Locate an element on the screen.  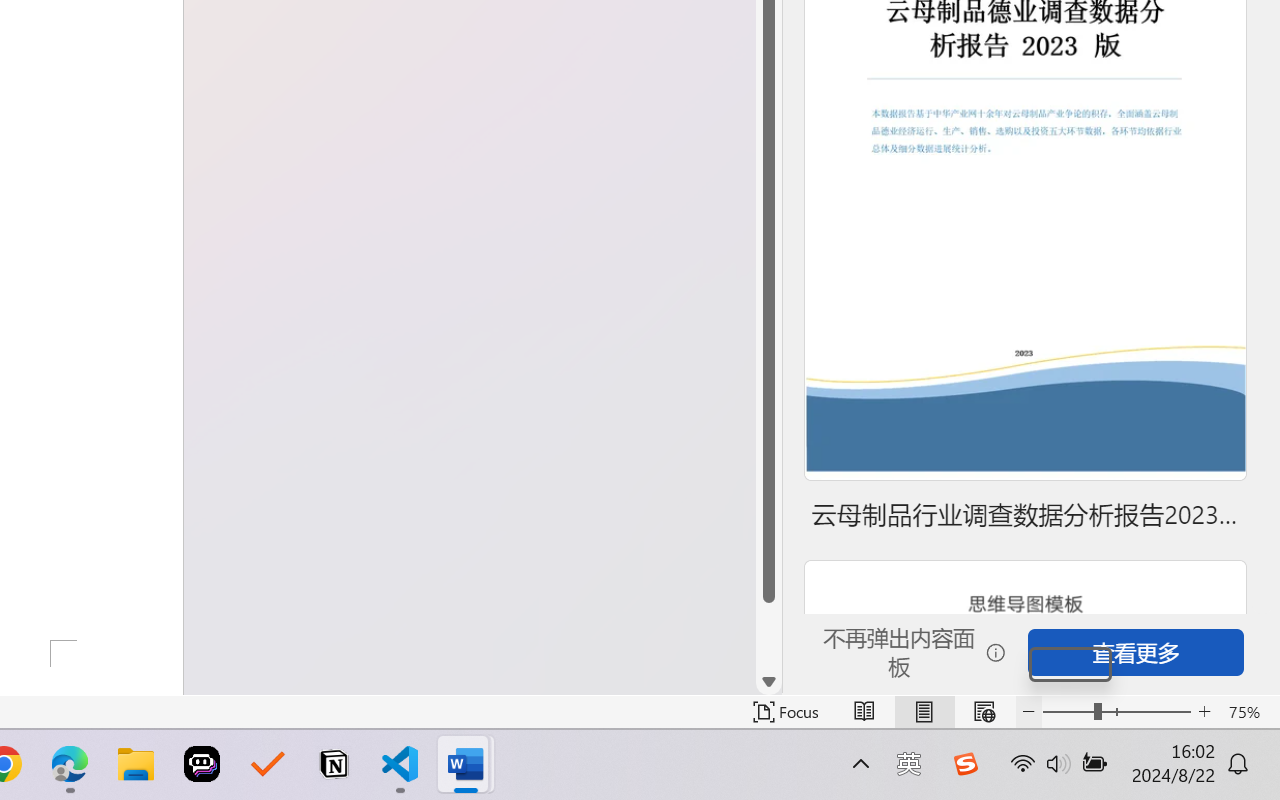
'Page down' is located at coordinates (768, 635).